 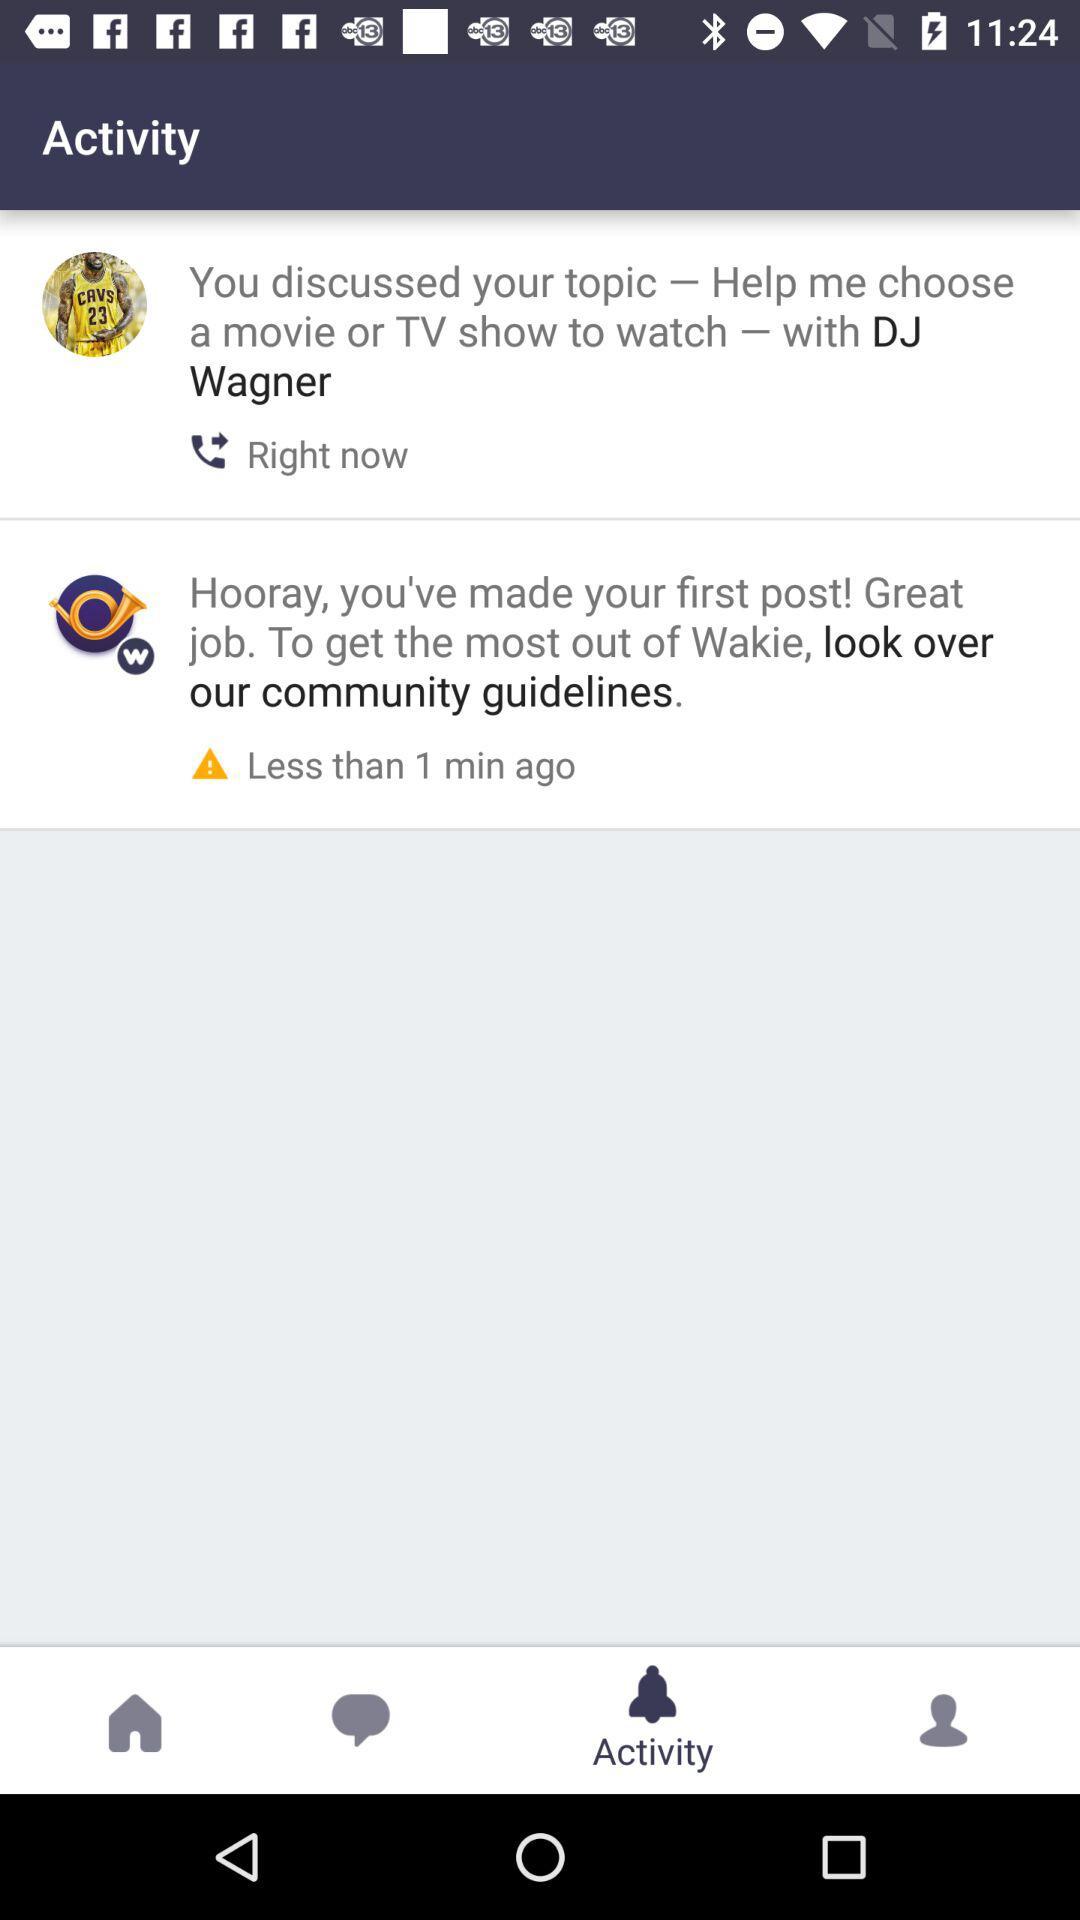 What do you see at coordinates (94, 613) in the screenshot?
I see `profile` at bounding box center [94, 613].